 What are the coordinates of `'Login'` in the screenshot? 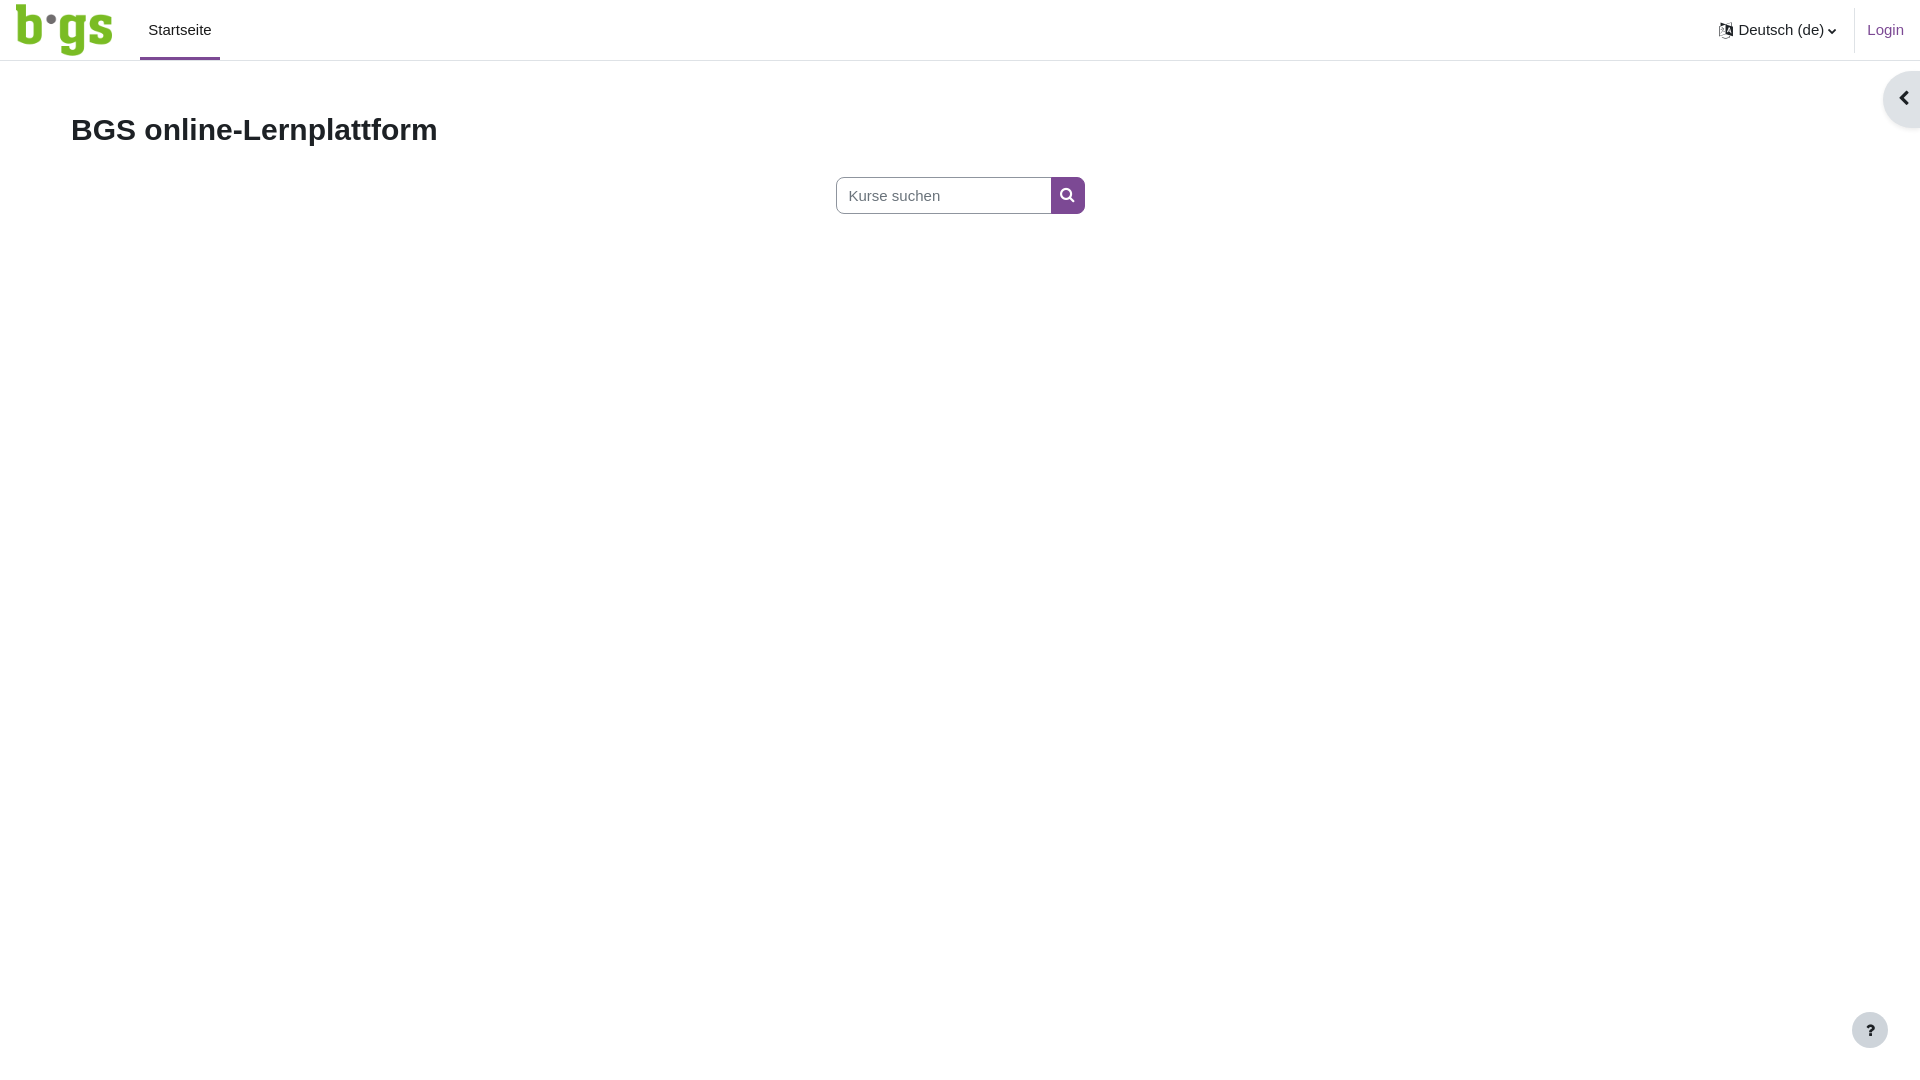 It's located at (1884, 30).